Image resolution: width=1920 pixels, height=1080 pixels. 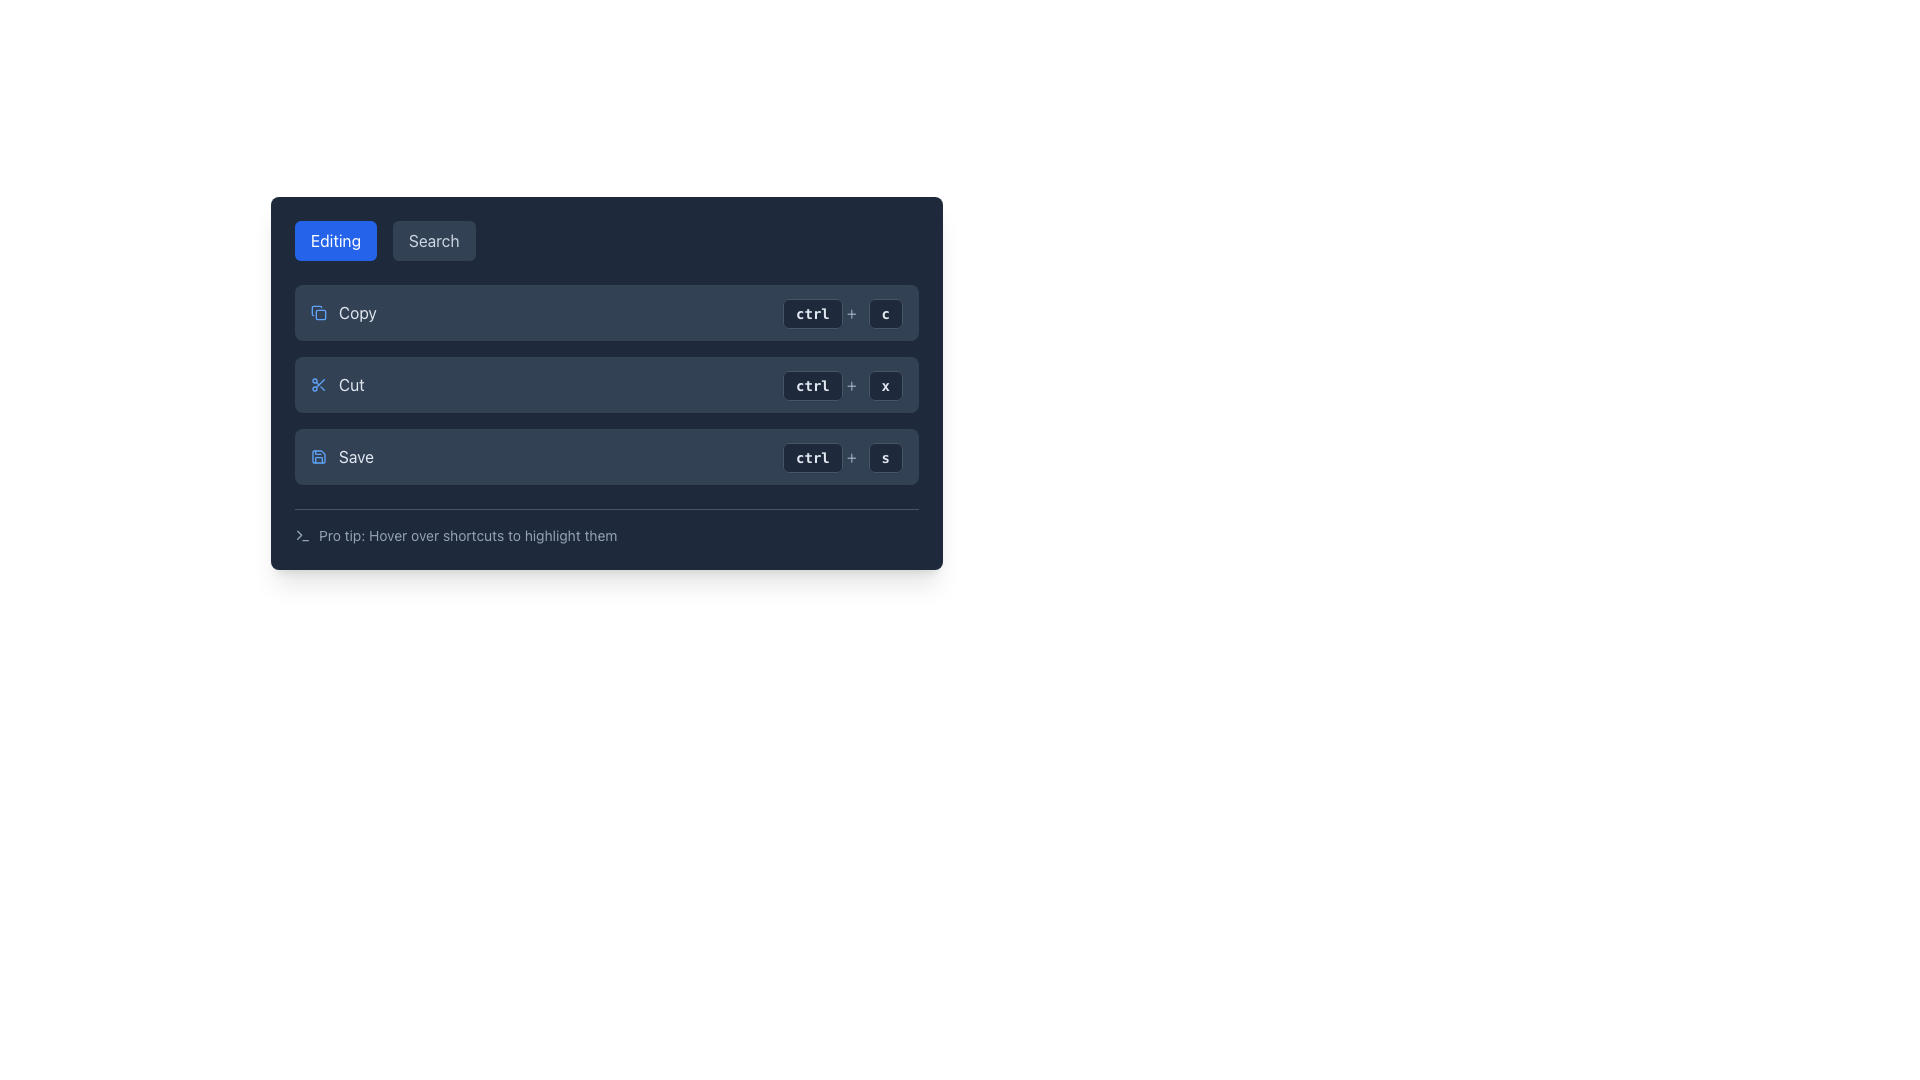 What do you see at coordinates (843, 456) in the screenshot?
I see `the keyboard shortcut display component that represents the 'Ctrl + S' combination, which is located in the 'Save' section and is the third element in the list of shortcut definitions` at bounding box center [843, 456].